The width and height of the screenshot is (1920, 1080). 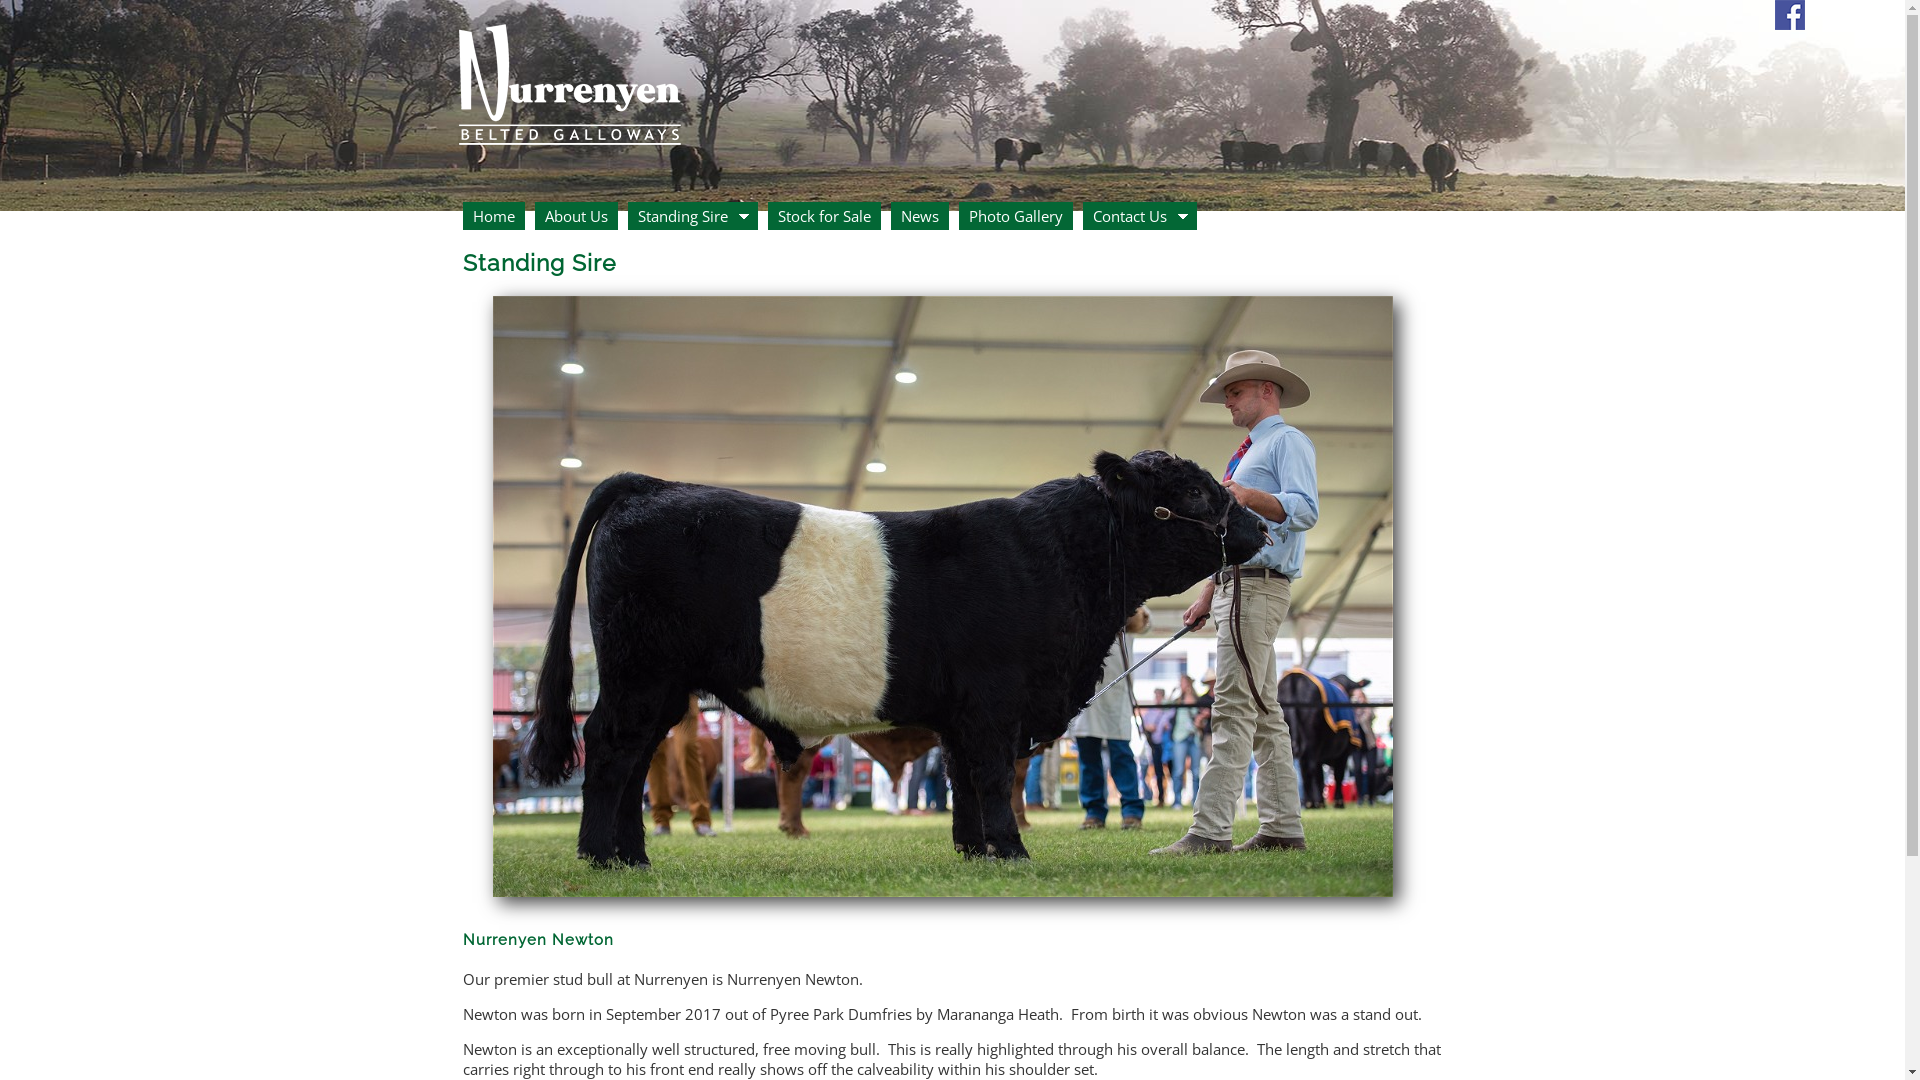 What do you see at coordinates (460, 216) in the screenshot?
I see `'Home'` at bounding box center [460, 216].